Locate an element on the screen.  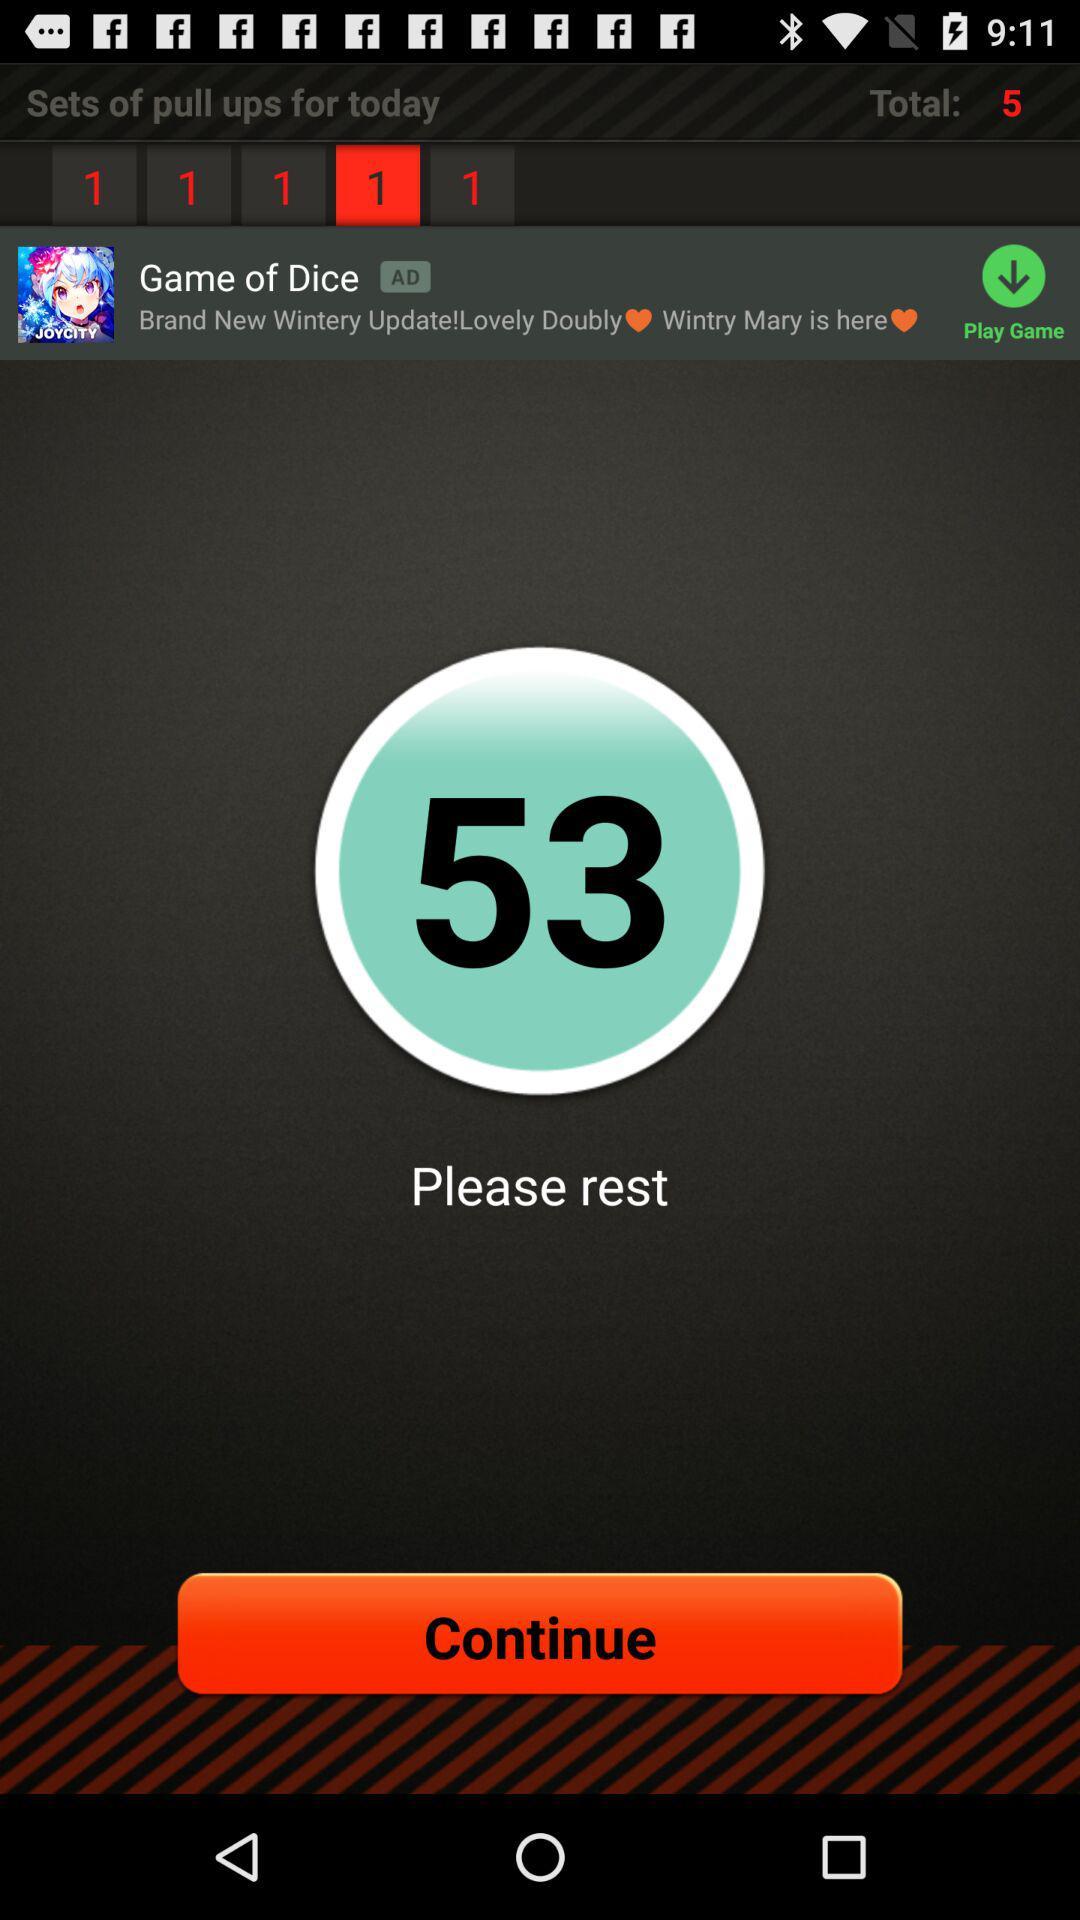
the app to the left of the play game icon is located at coordinates (284, 275).